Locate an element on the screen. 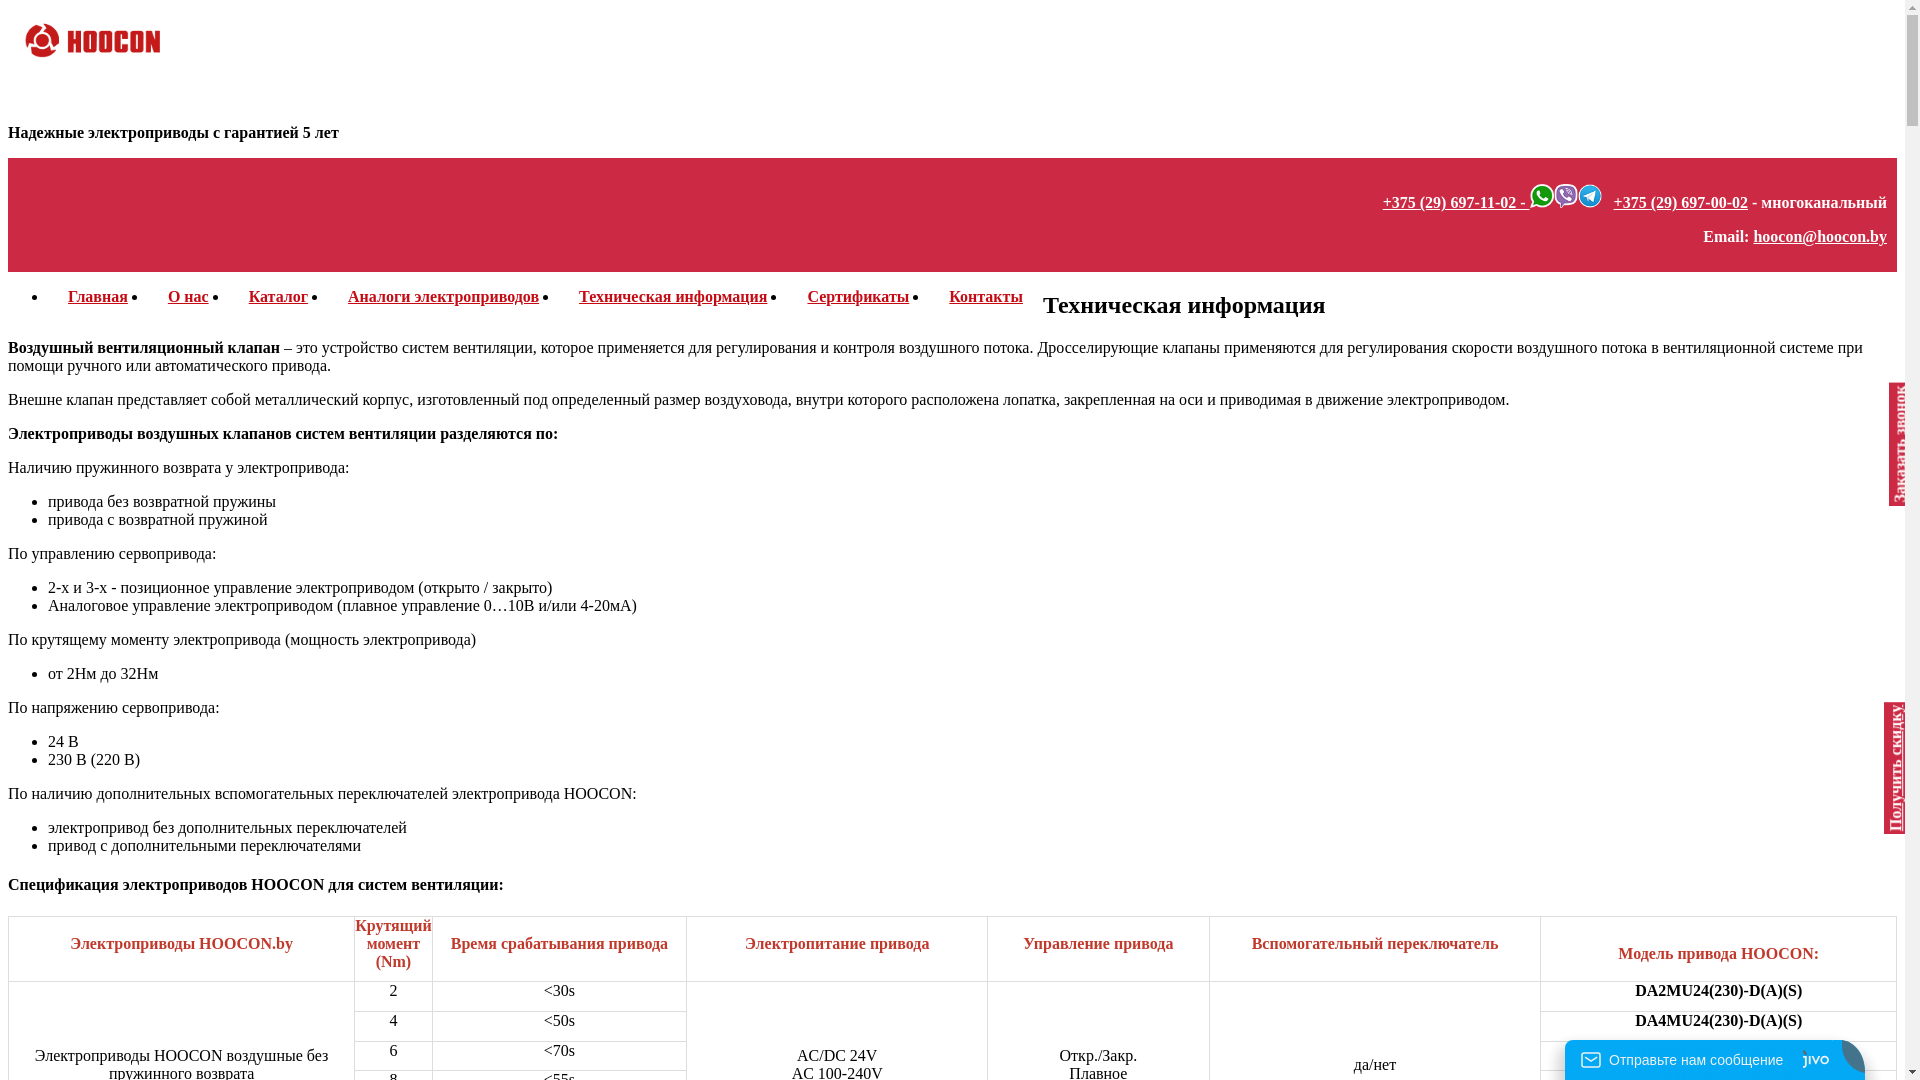 The image size is (1920, 1080). '+375 (29) 697-00-02' is located at coordinates (1680, 202).